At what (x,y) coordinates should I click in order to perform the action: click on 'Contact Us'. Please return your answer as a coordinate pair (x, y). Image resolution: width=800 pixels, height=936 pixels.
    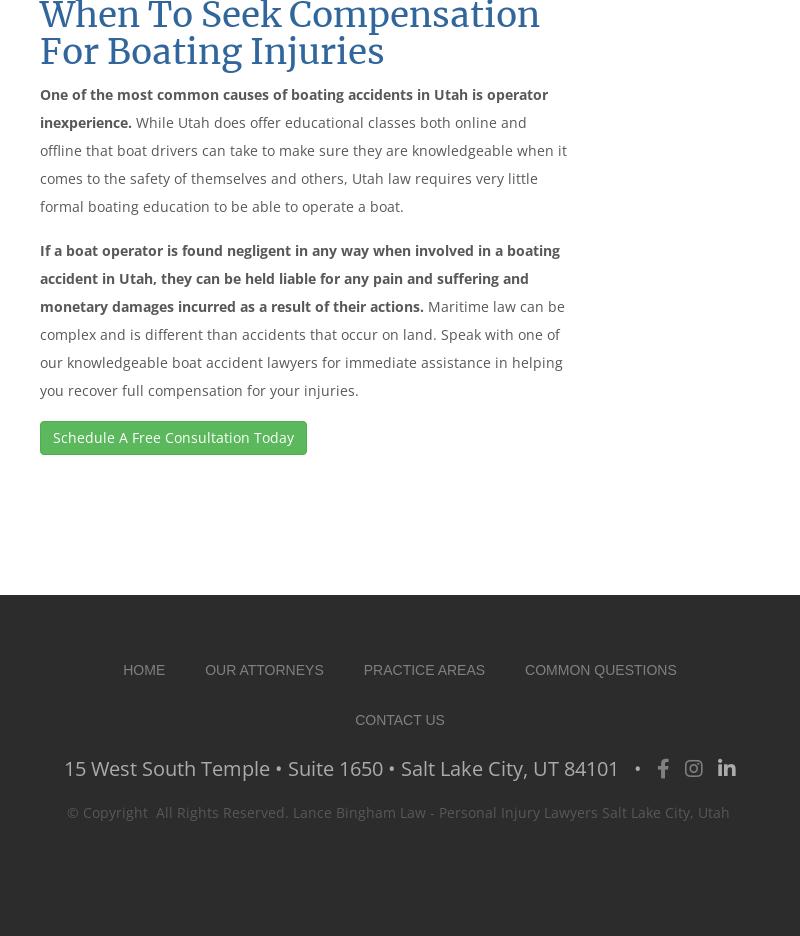
    Looking at the image, I should click on (398, 718).